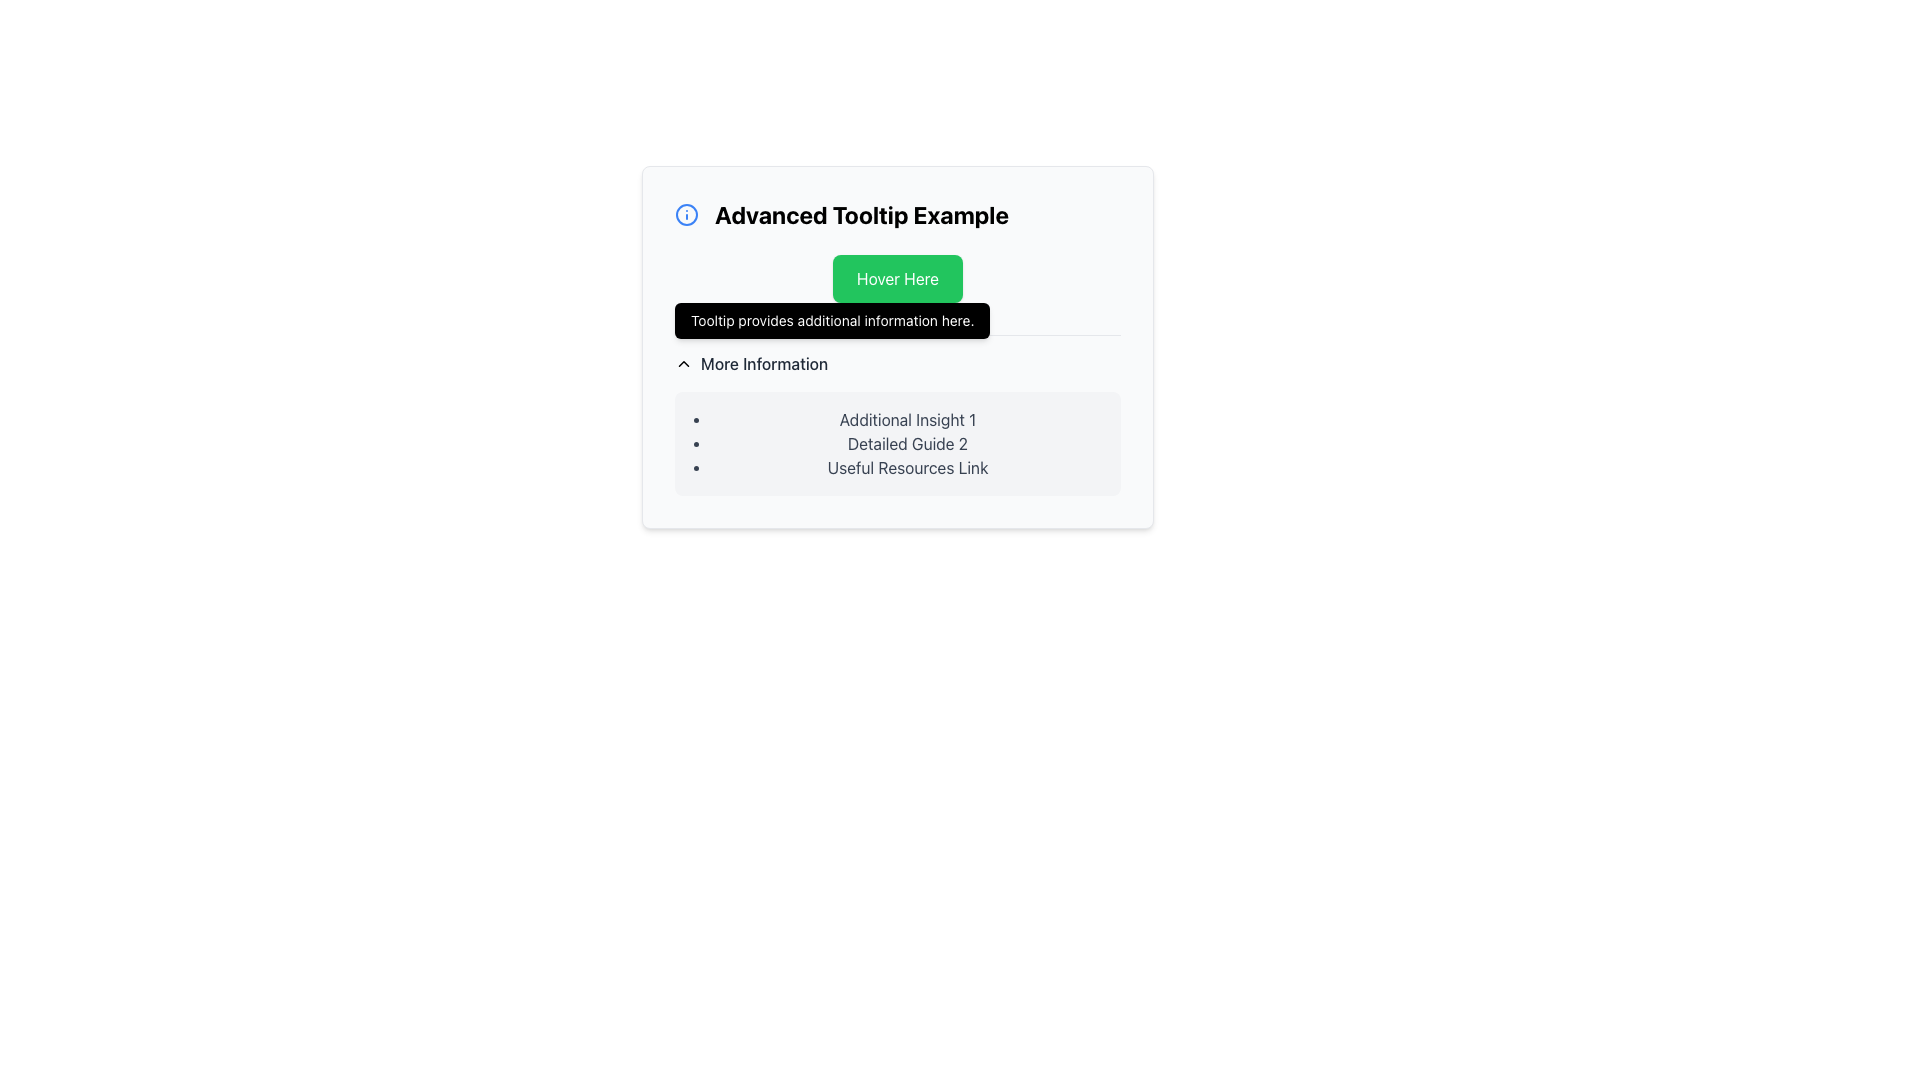 This screenshot has width=1920, height=1080. Describe the element at coordinates (906, 442) in the screenshot. I see `the second static text list item in the 'More Information' section, which is positioned below 'Additional Insight 1' and above 'Useful Resources Link'` at that location.